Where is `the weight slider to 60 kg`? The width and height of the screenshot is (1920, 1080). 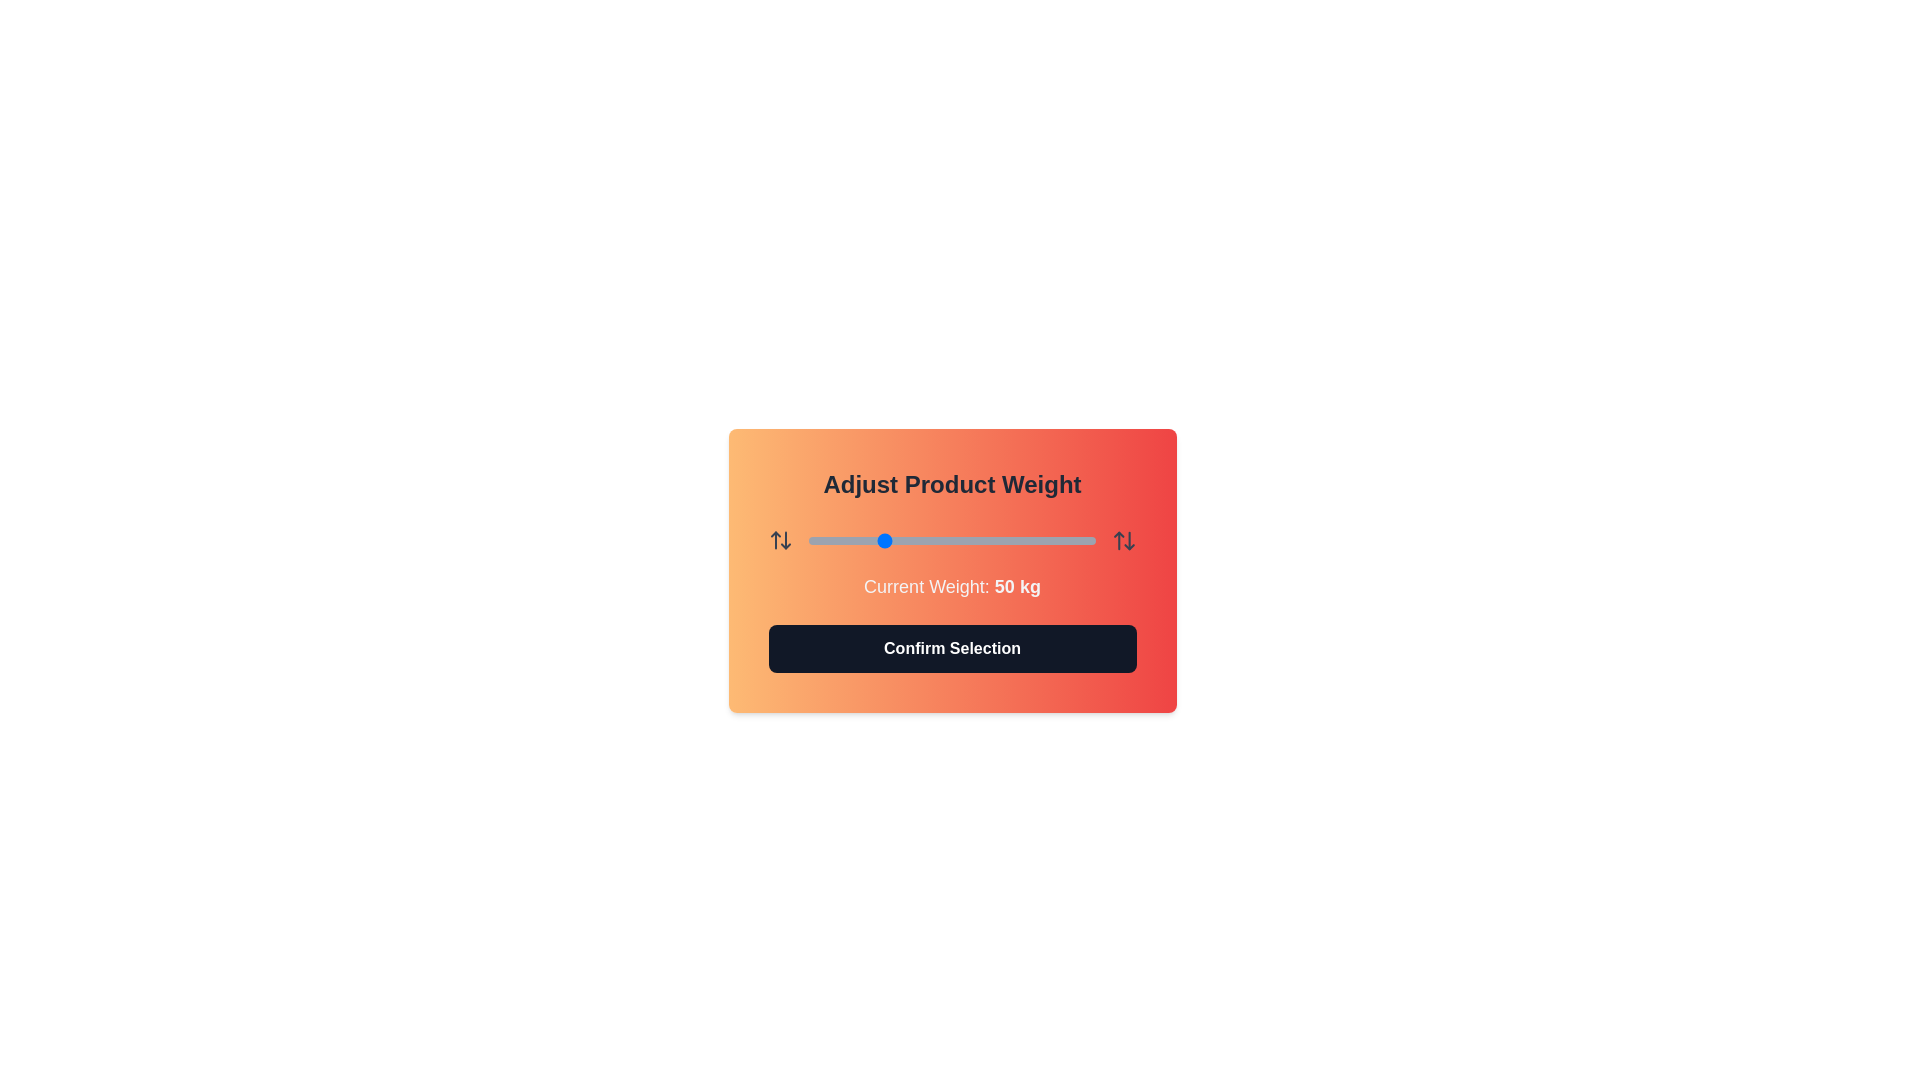 the weight slider to 60 kg is located at coordinates (894, 540).